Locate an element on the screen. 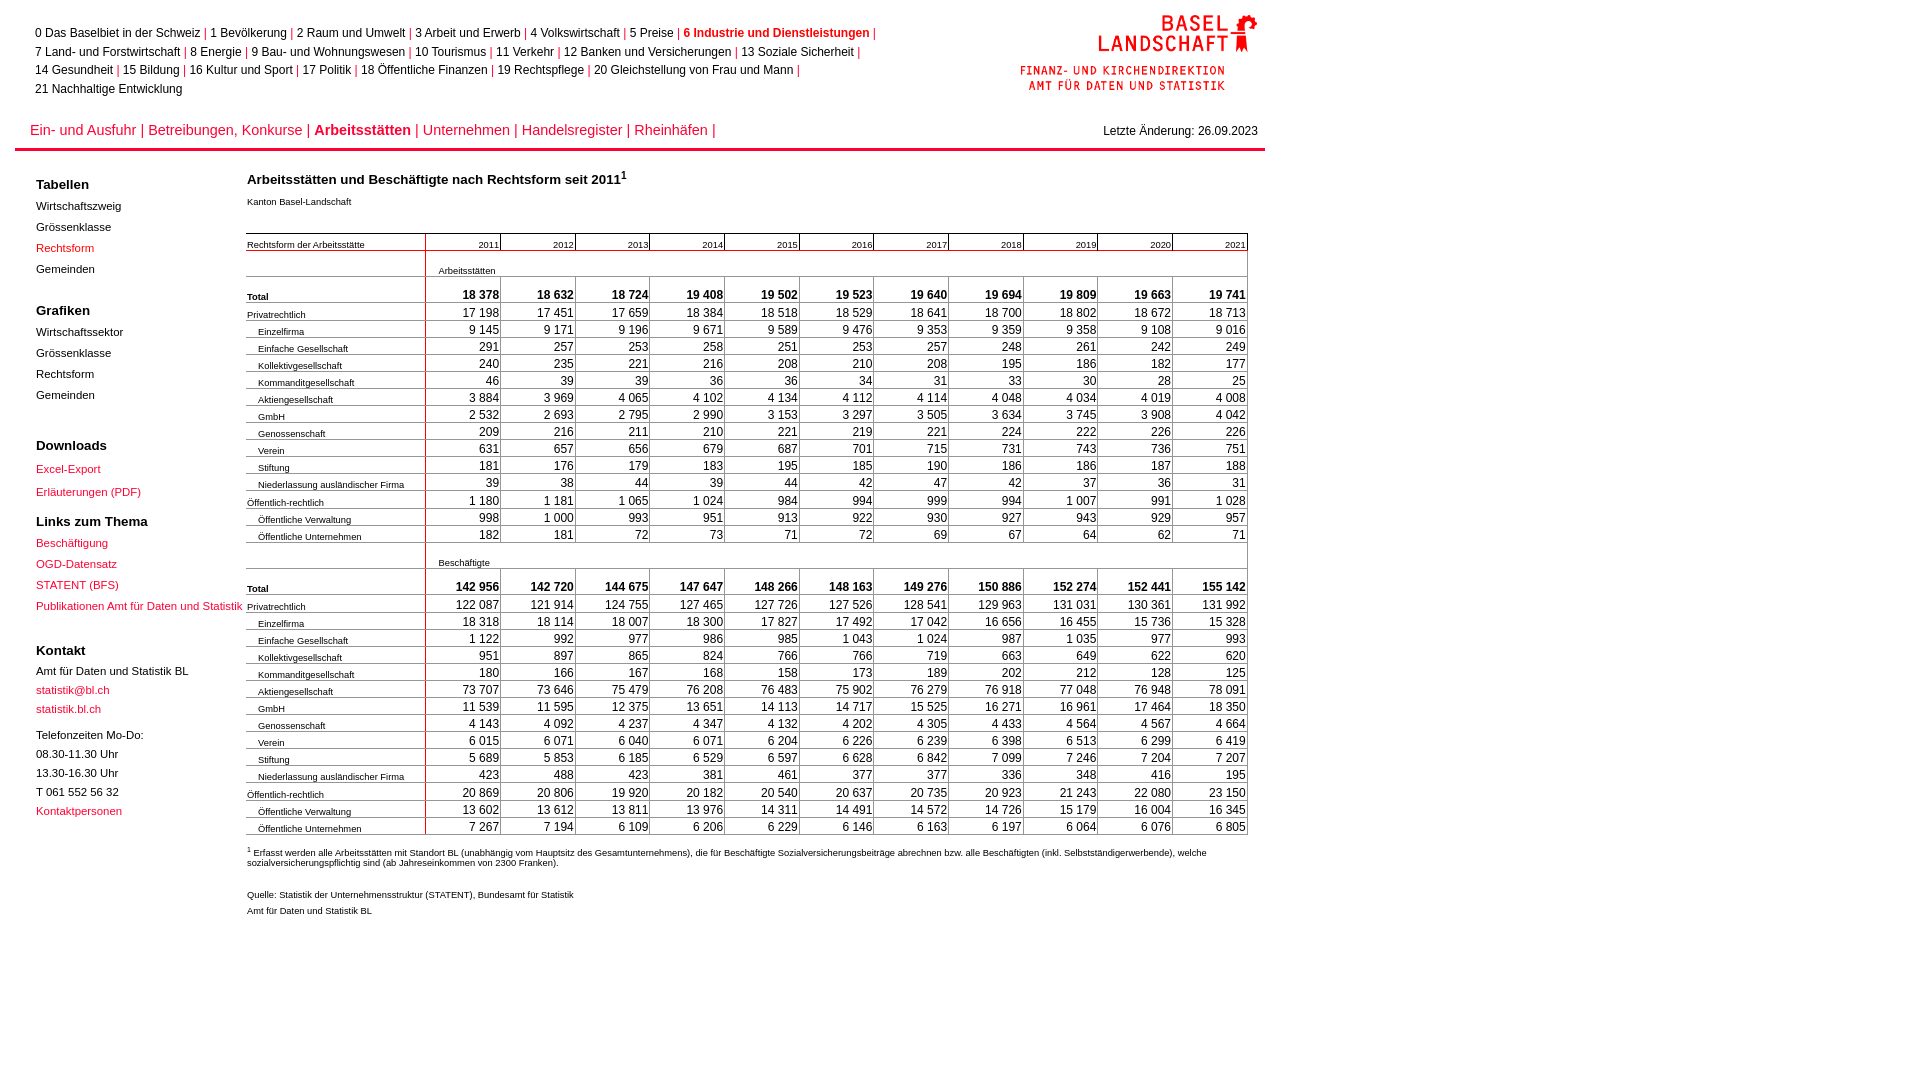 The height and width of the screenshot is (1080, 1920). '12 Banken und Versicherungen' is located at coordinates (647, 50).